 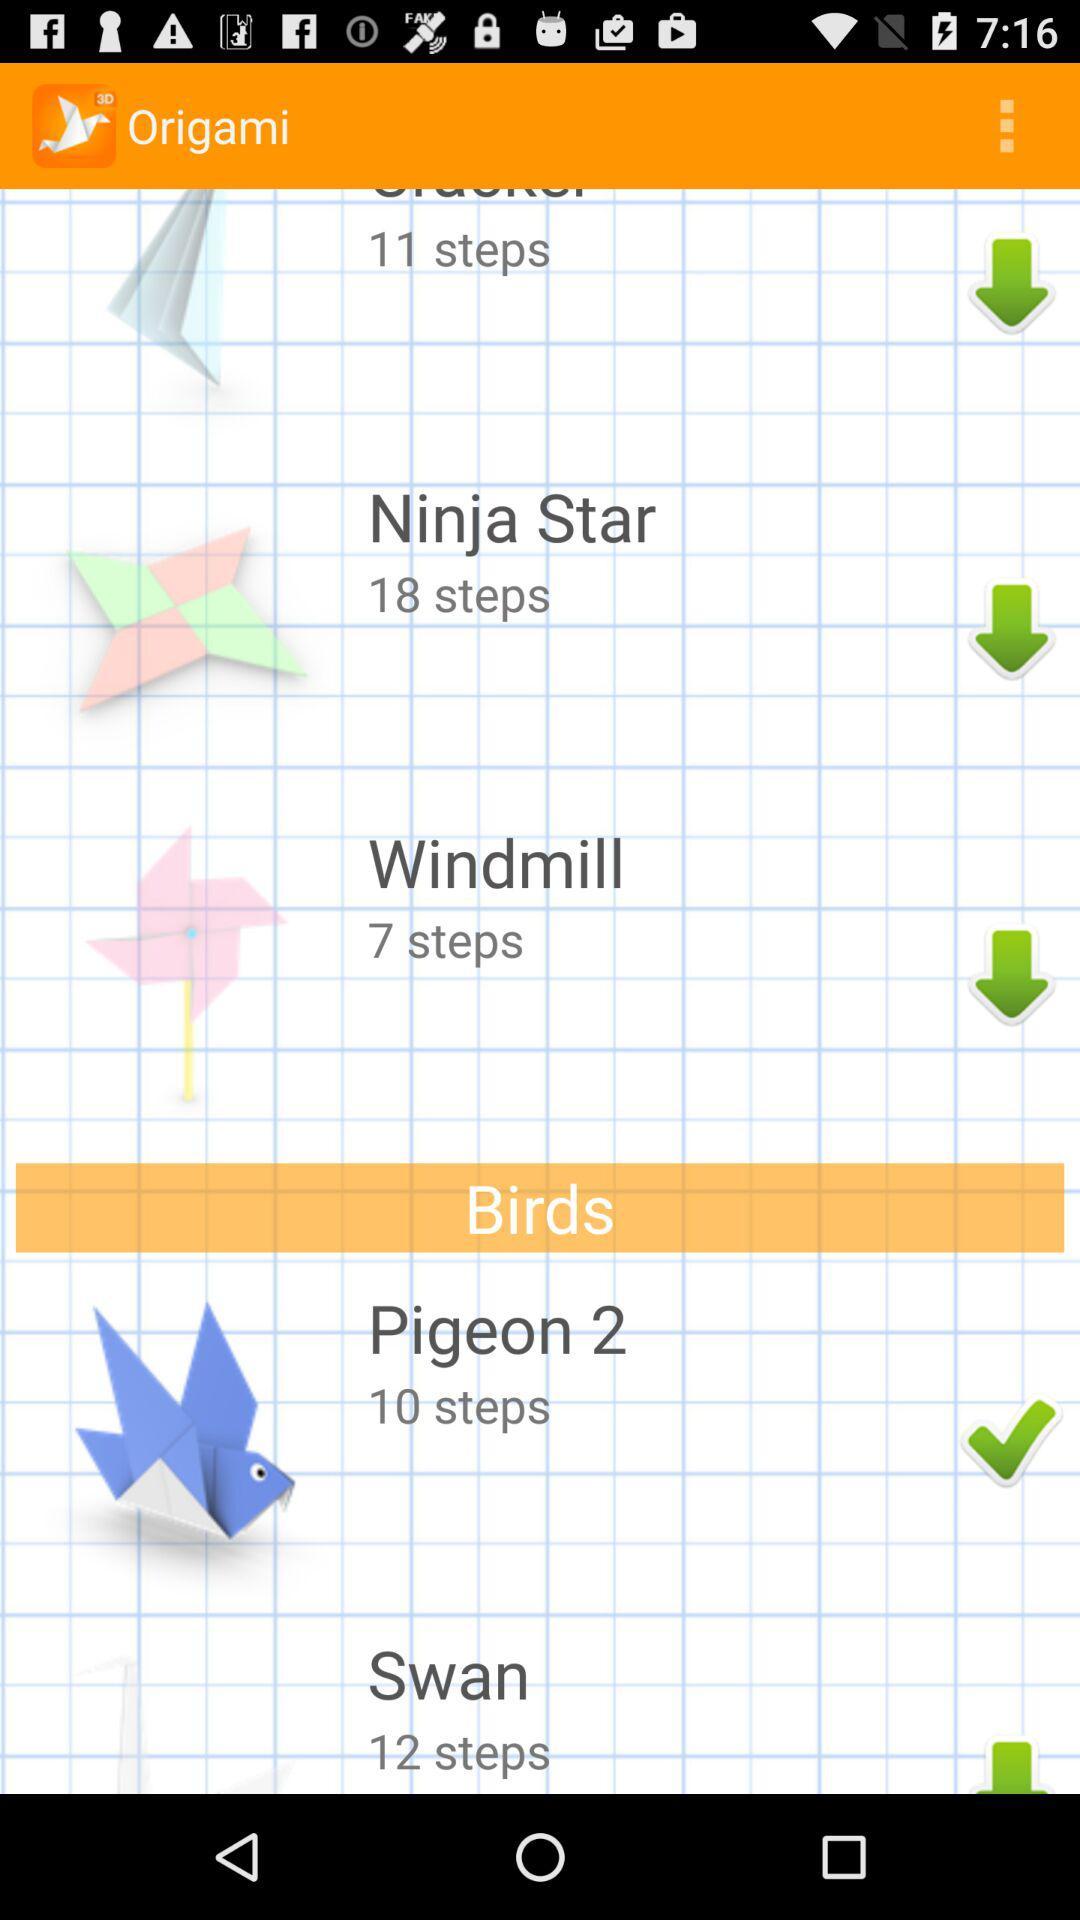 I want to click on the 10 steps app, so click(x=658, y=1403).